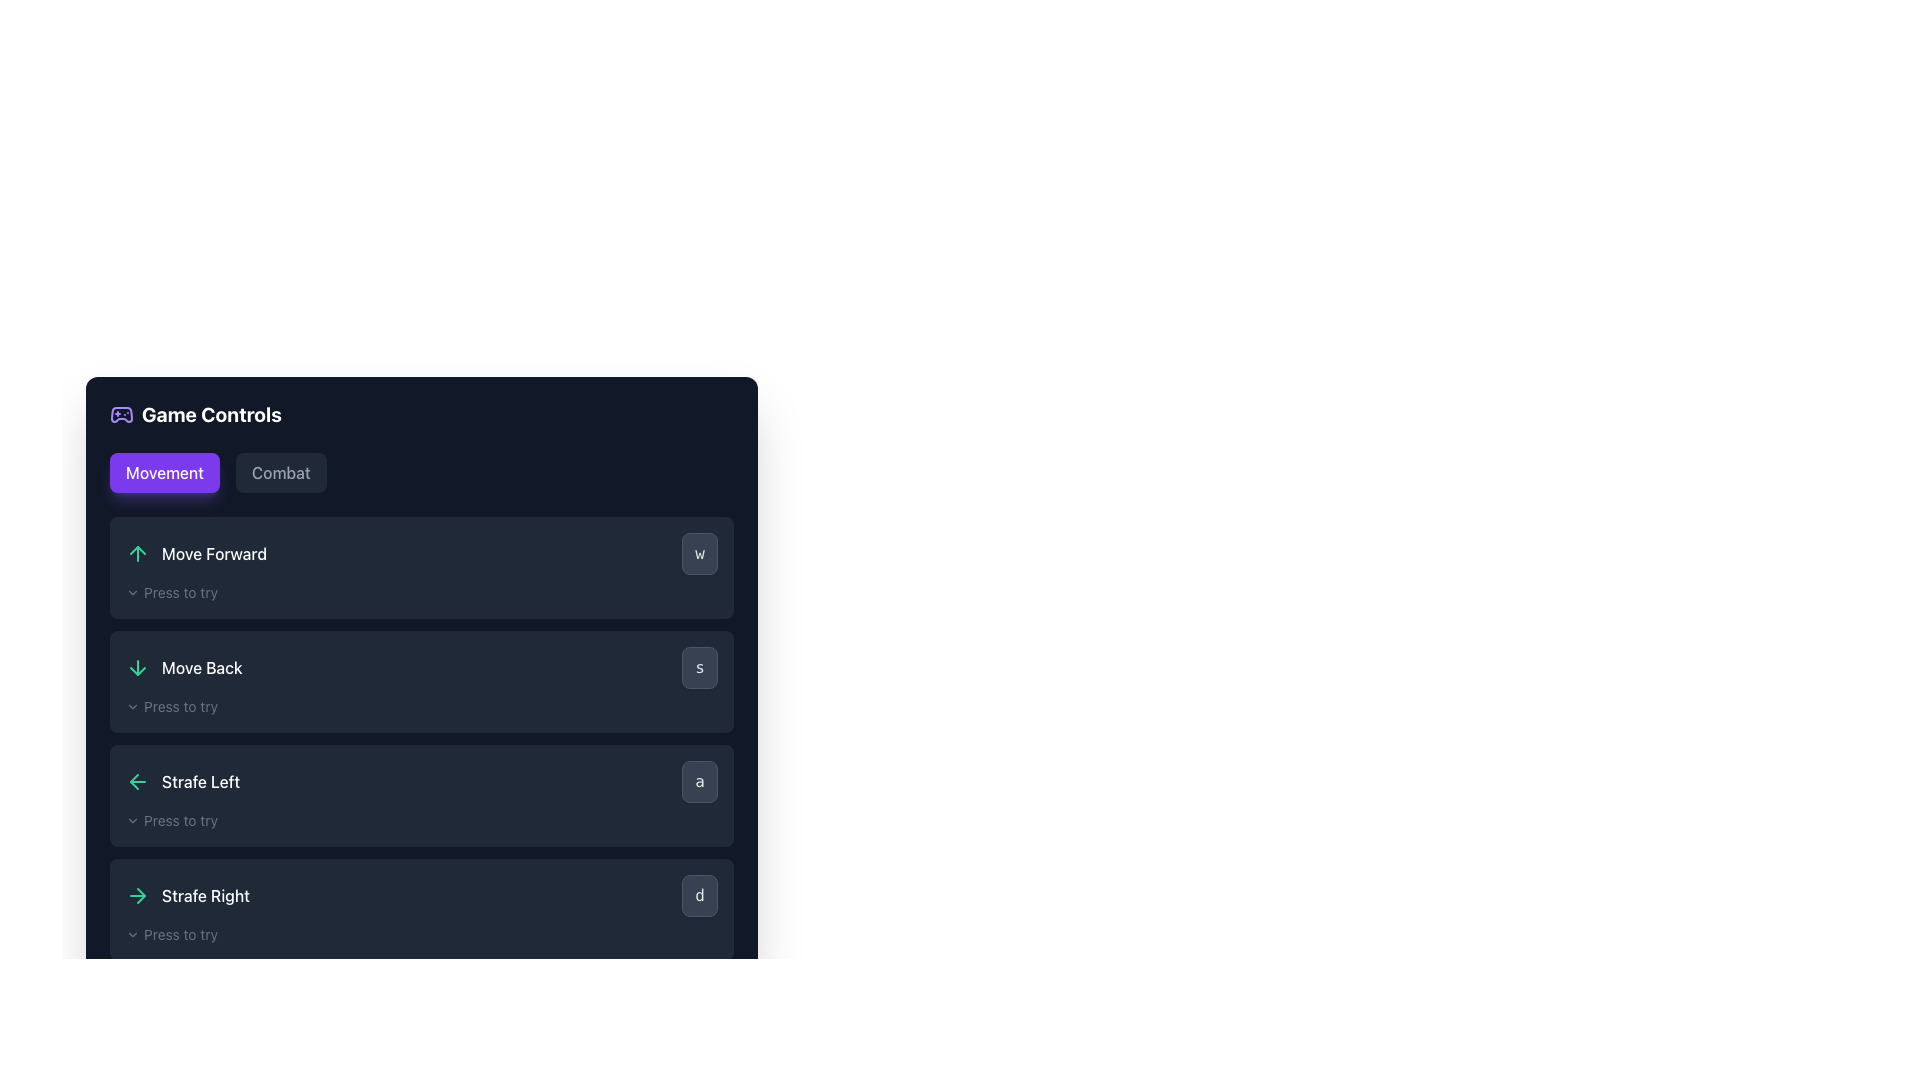 This screenshot has width=1920, height=1080. Describe the element at coordinates (187, 894) in the screenshot. I see `the 'Strafe Right' text label with an icon, which indicates the control action for moving right in the game` at that location.